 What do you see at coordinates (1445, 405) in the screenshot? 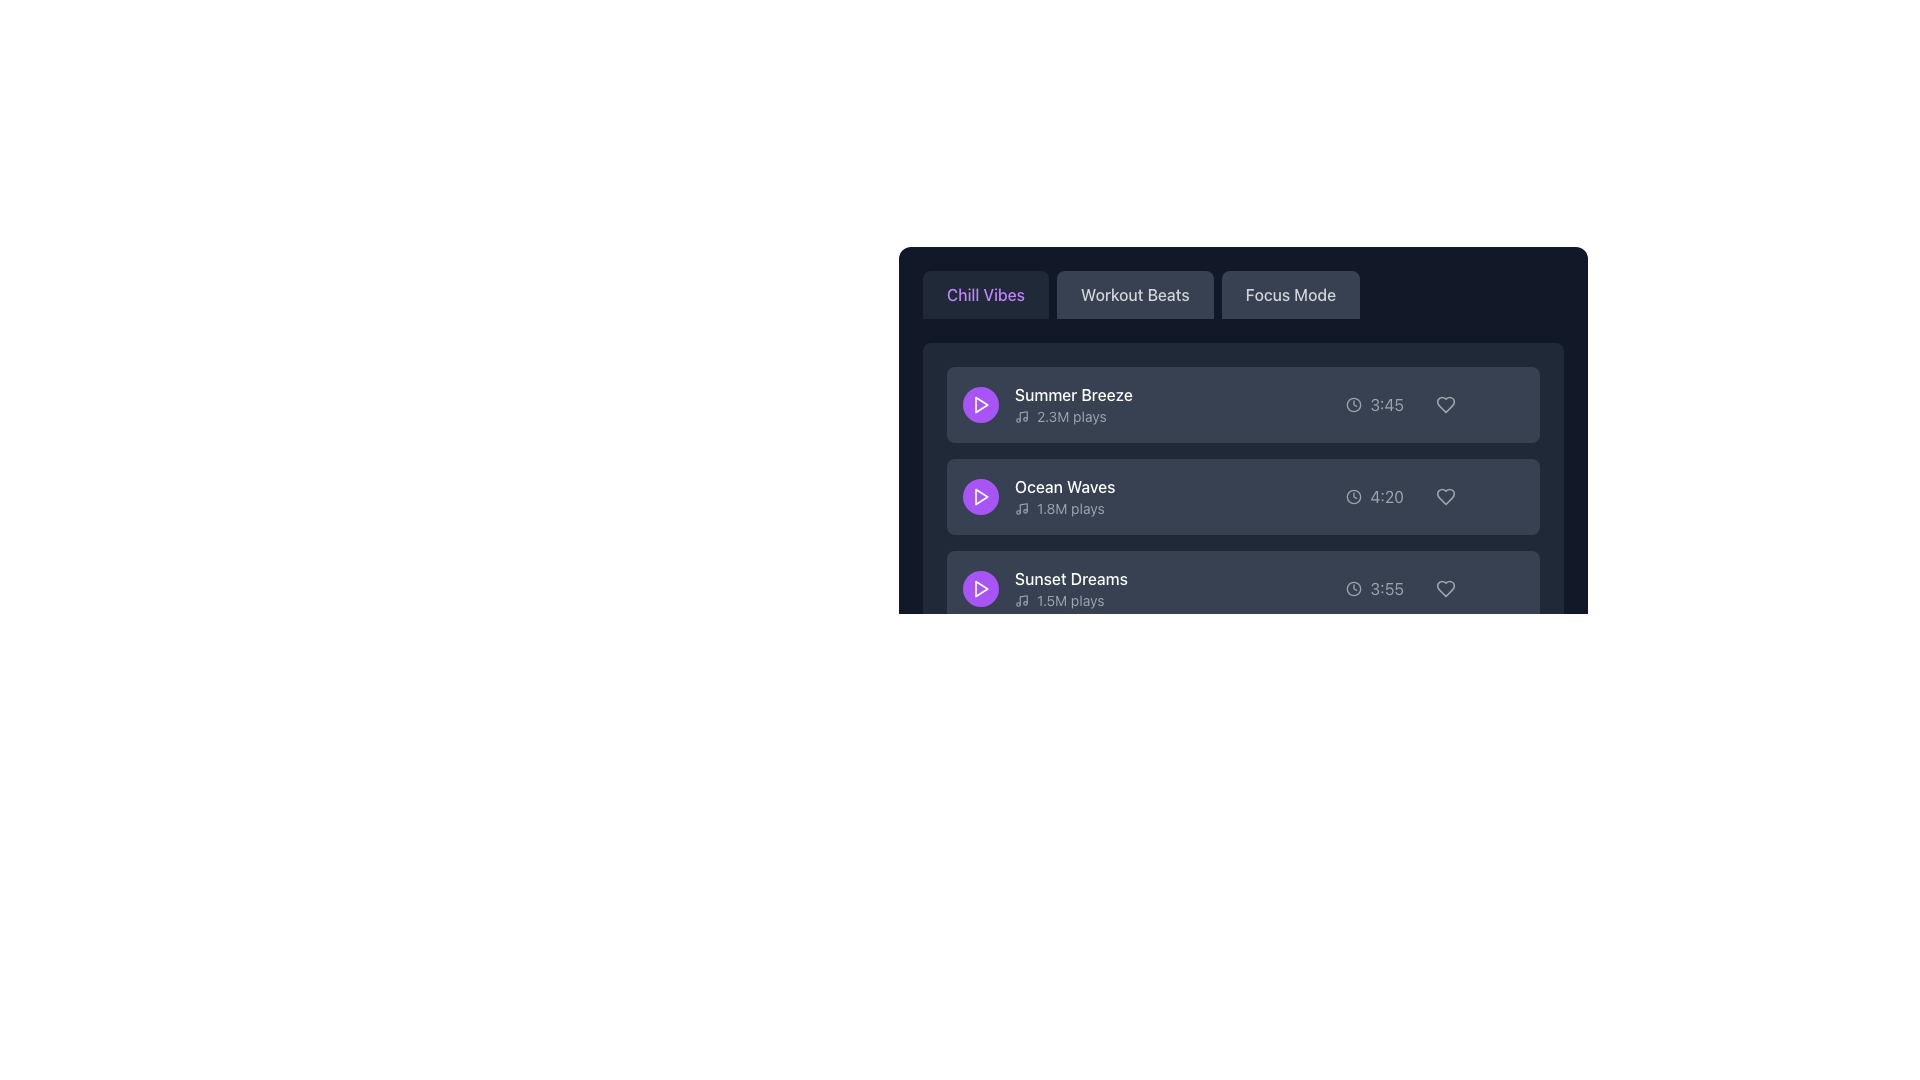
I see `the favorite button located in the middle of the right-hand side of the first item in a vertical list, beside the duration '3:45', to favorite or unfavorite the item` at bounding box center [1445, 405].